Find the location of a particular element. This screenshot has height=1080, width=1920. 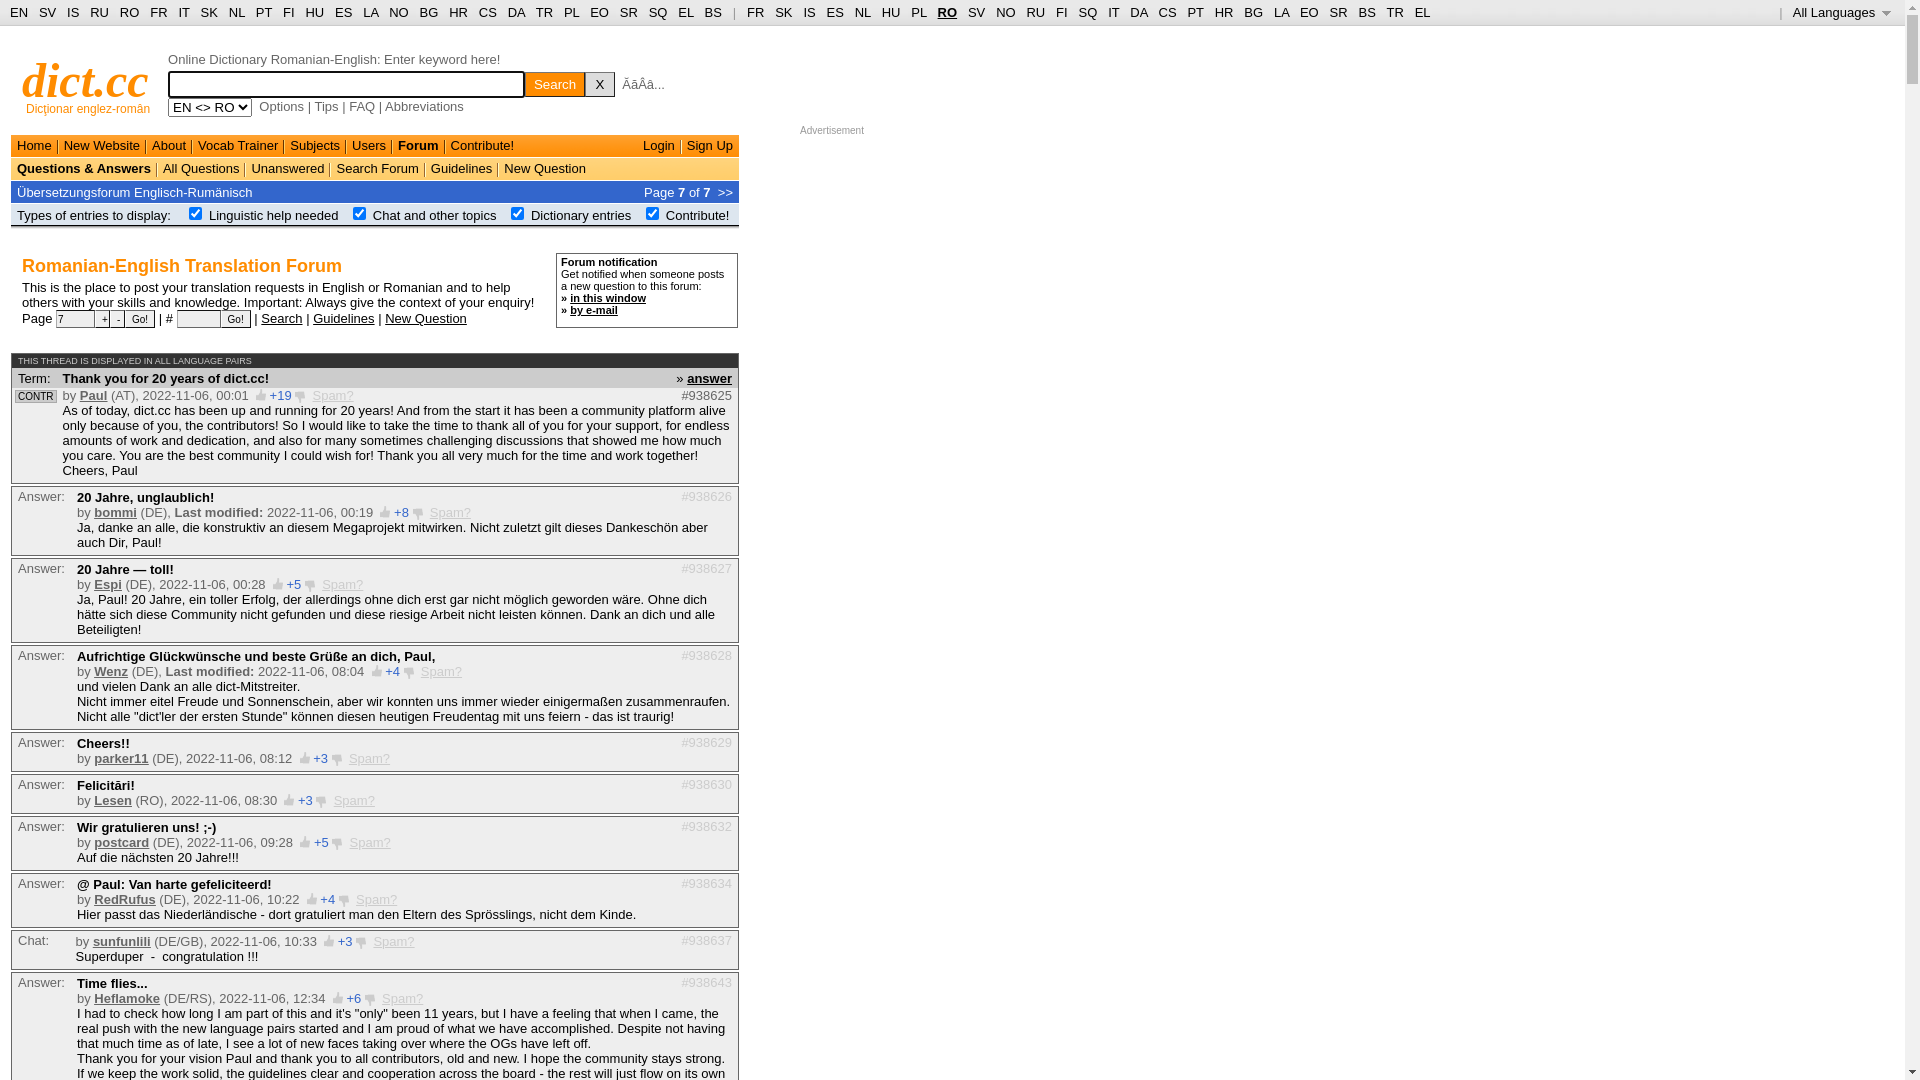

'IS' is located at coordinates (809, 12).